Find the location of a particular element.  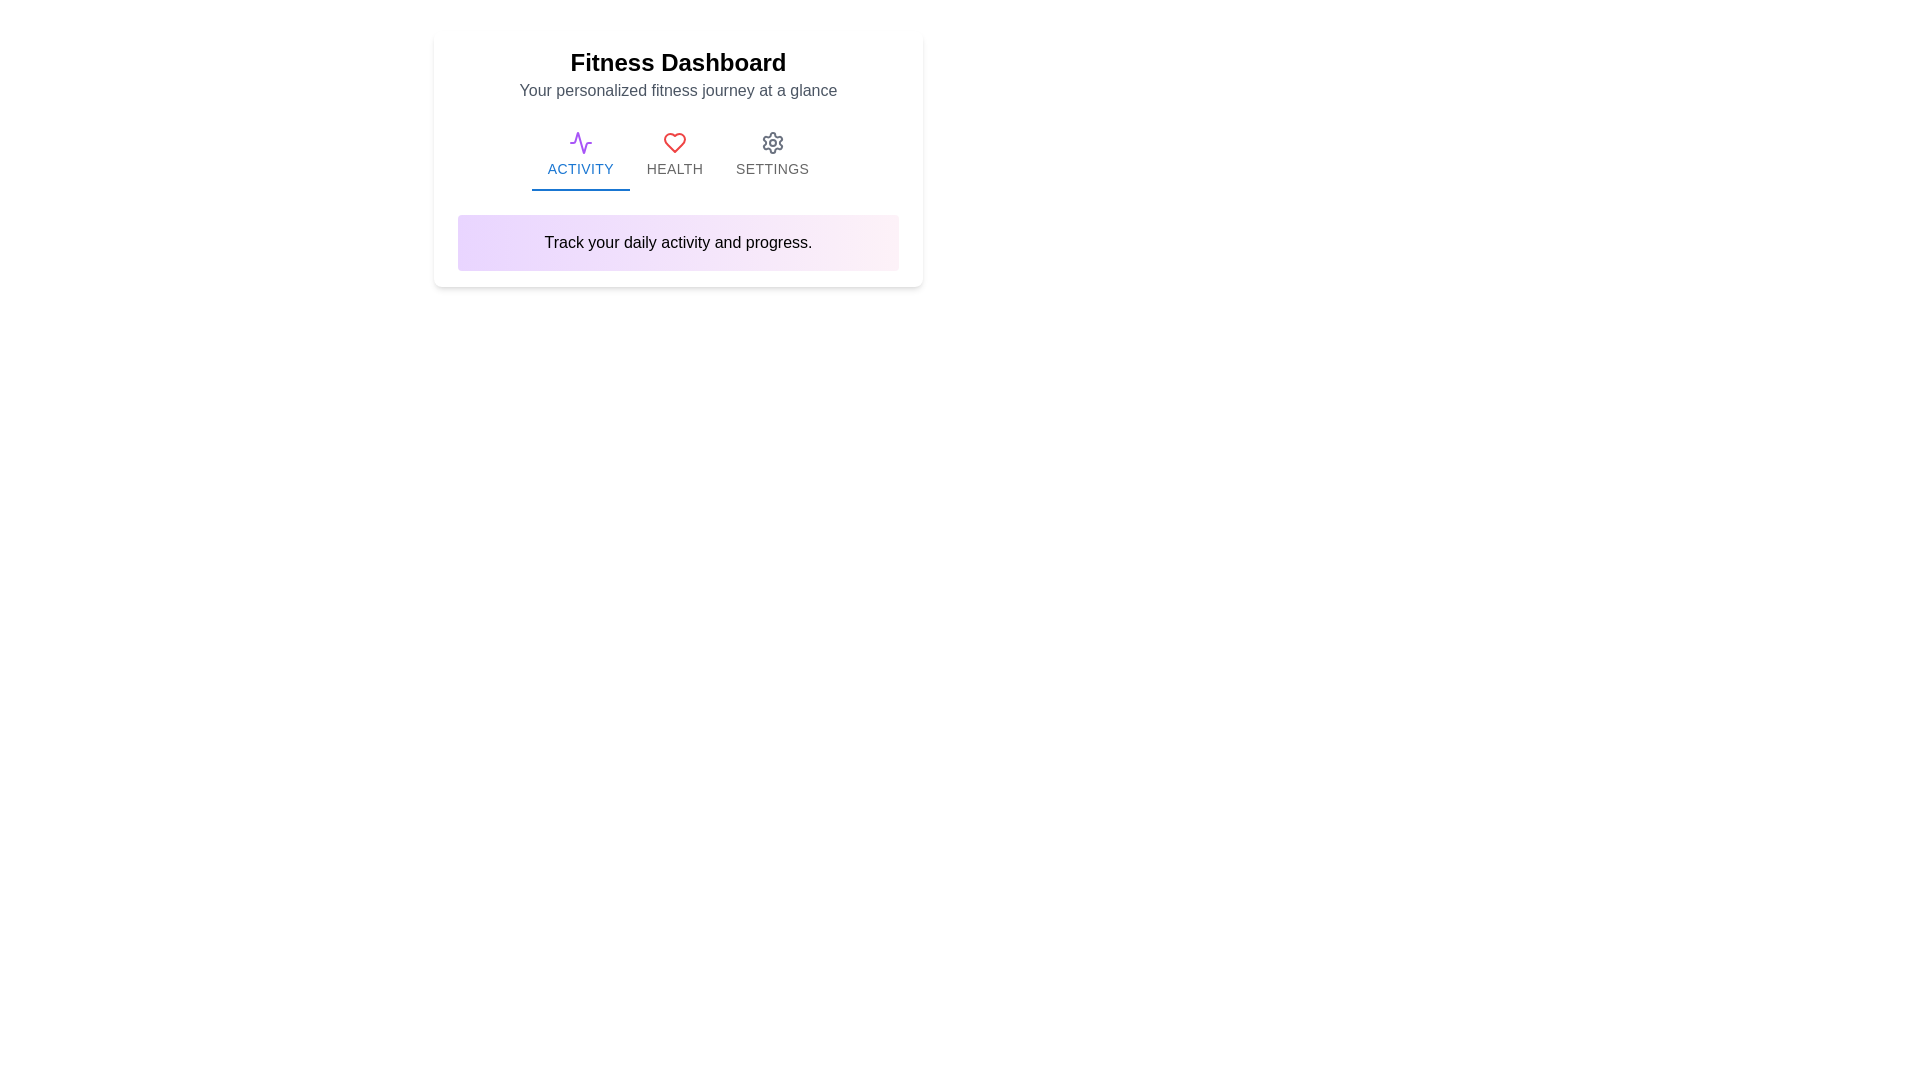

the gear/settings icon located is located at coordinates (771, 142).